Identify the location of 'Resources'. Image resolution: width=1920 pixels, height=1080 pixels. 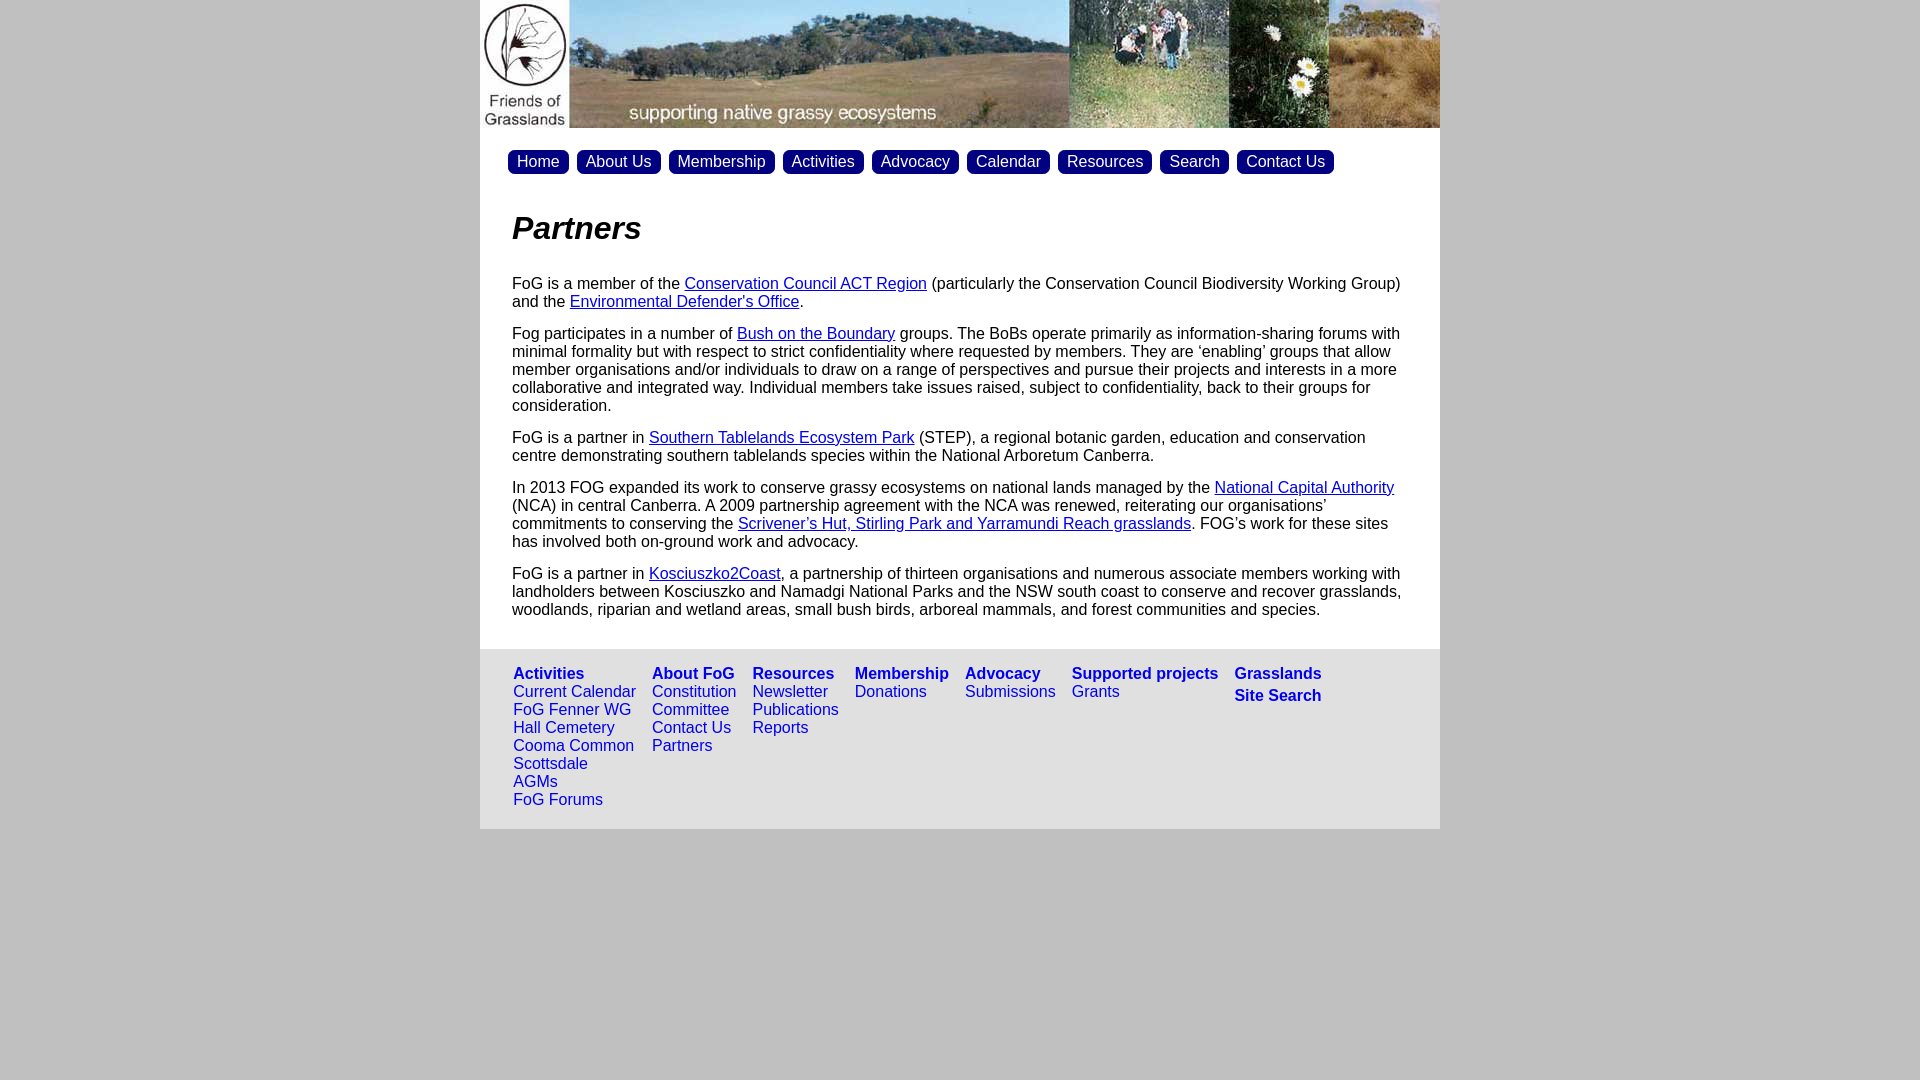
(792, 673).